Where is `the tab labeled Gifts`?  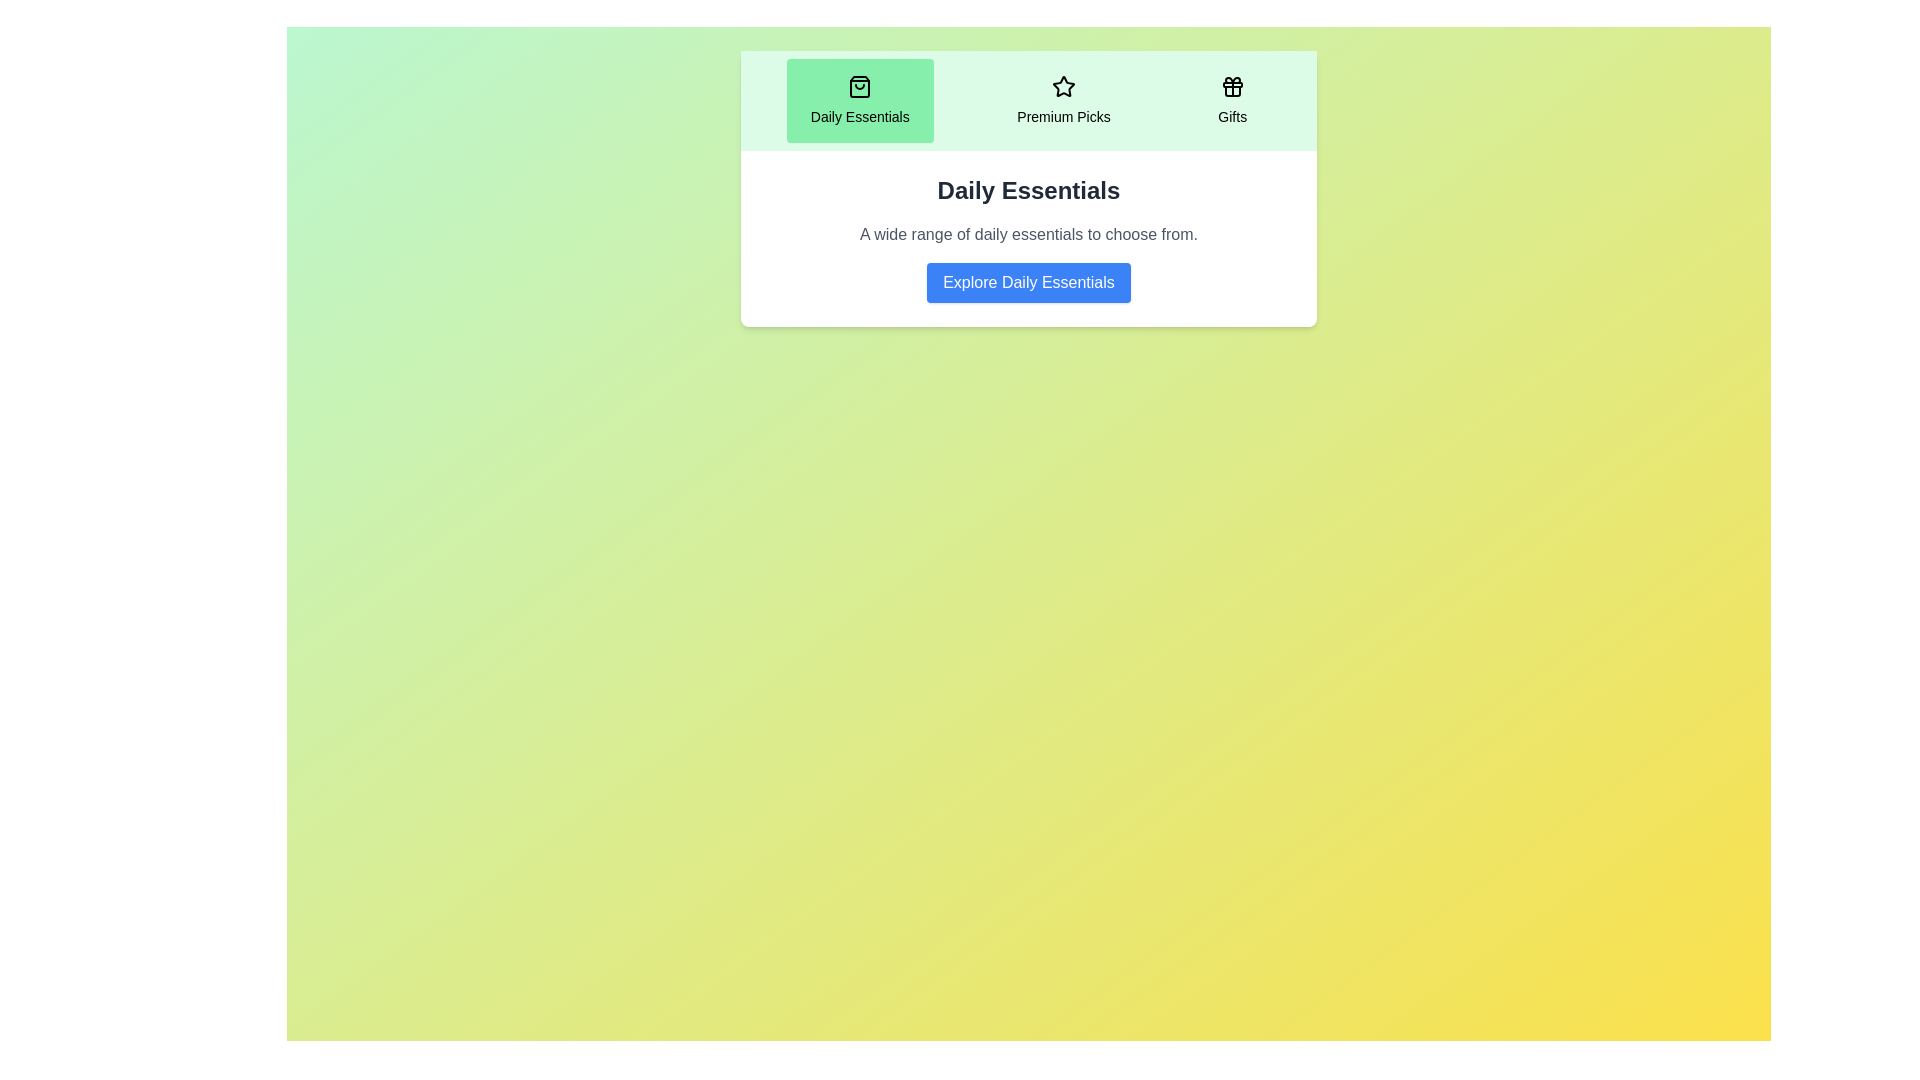
the tab labeled Gifts is located at coordinates (1231, 100).